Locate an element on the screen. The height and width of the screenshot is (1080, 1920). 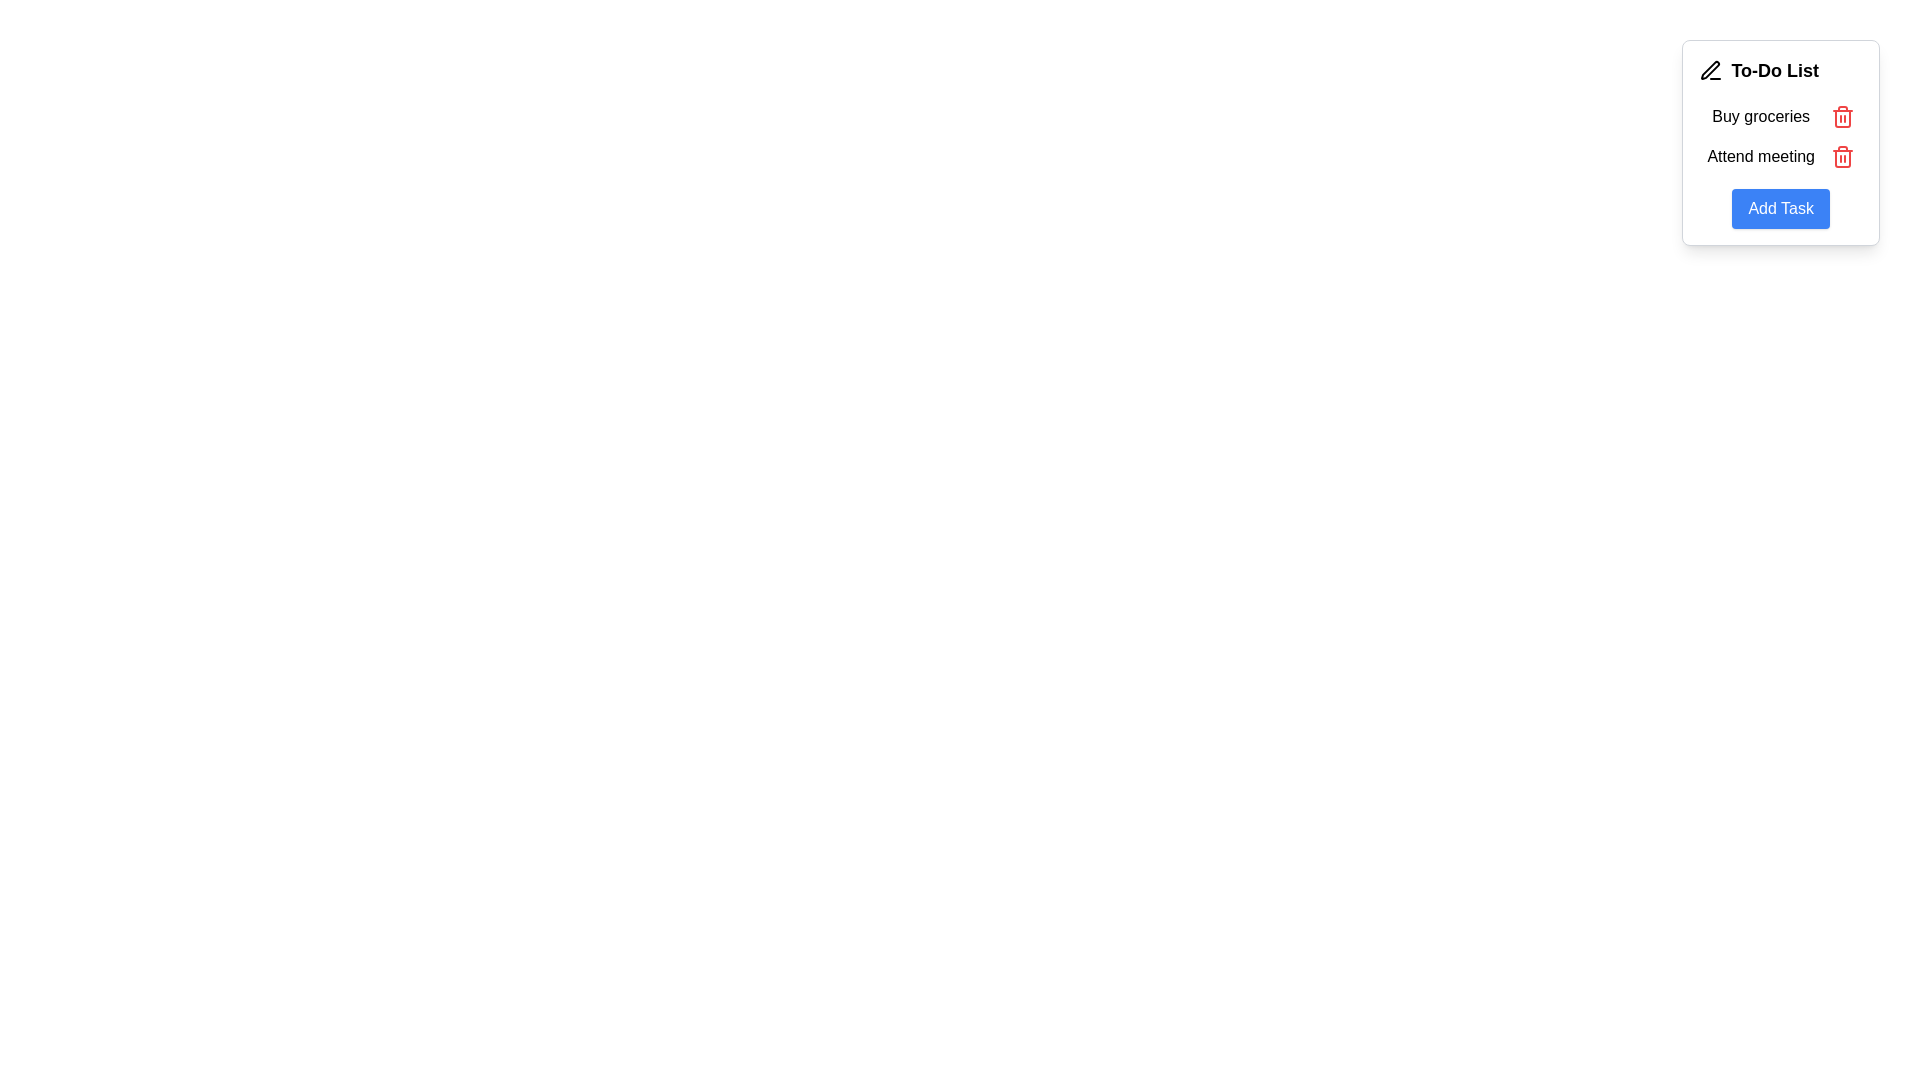
the 'Buy groceries' text label is located at coordinates (1781, 116).